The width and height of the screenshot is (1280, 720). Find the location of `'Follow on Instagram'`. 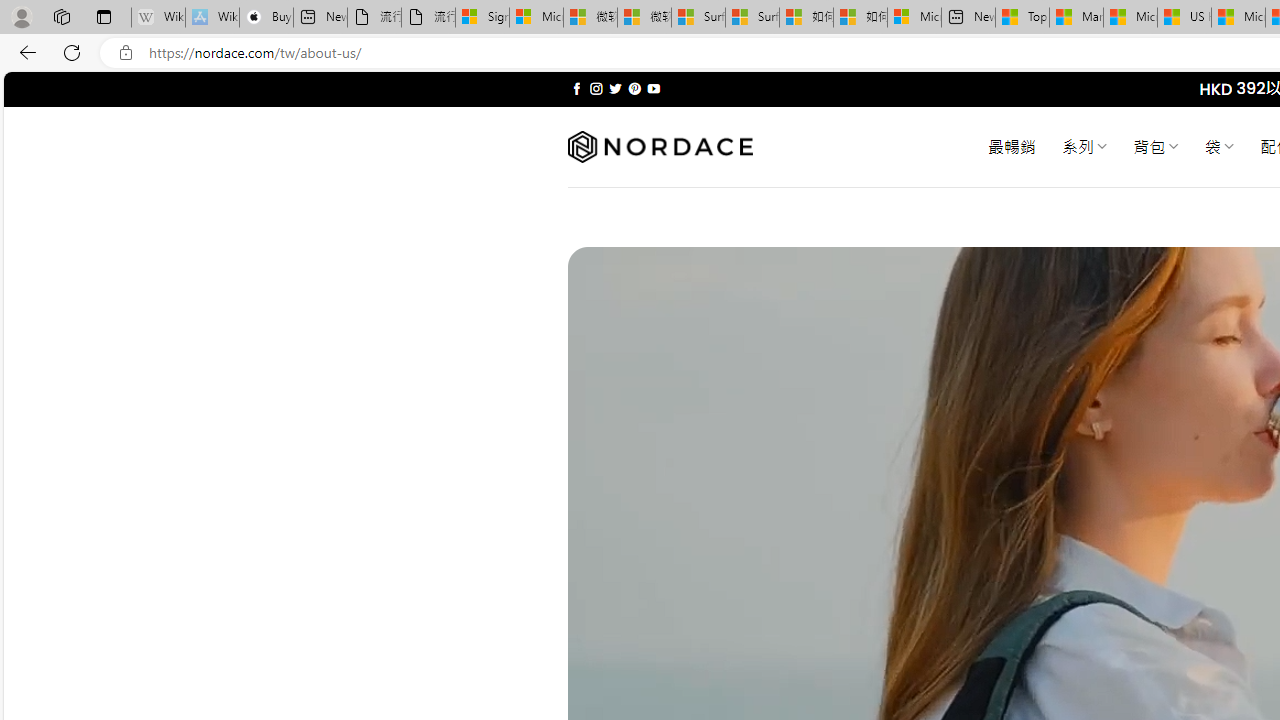

'Follow on Instagram' is located at coordinates (595, 88).